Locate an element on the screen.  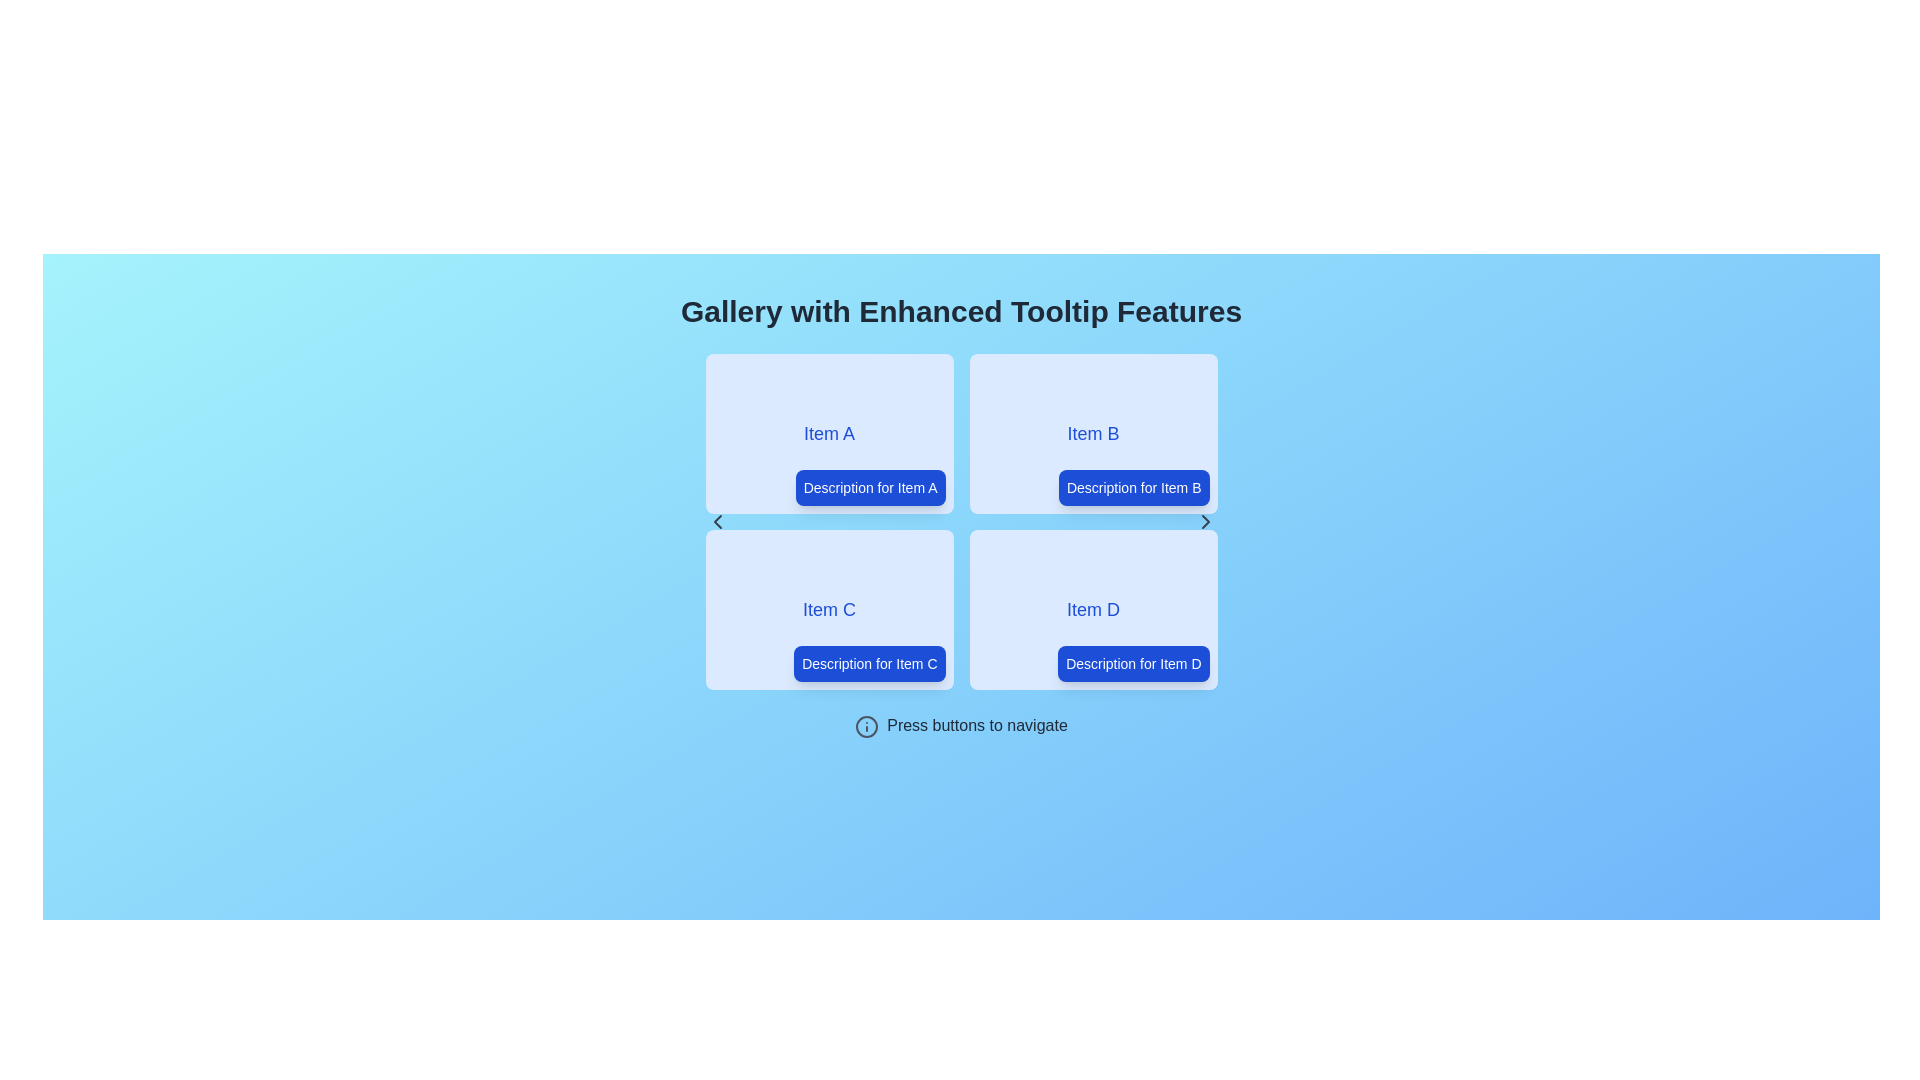
the text element displaying 'Item D', which is styled with a large font size, medium font weight, and blue color, located in the fourth card of a grid layout is located at coordinates (1092, 608).